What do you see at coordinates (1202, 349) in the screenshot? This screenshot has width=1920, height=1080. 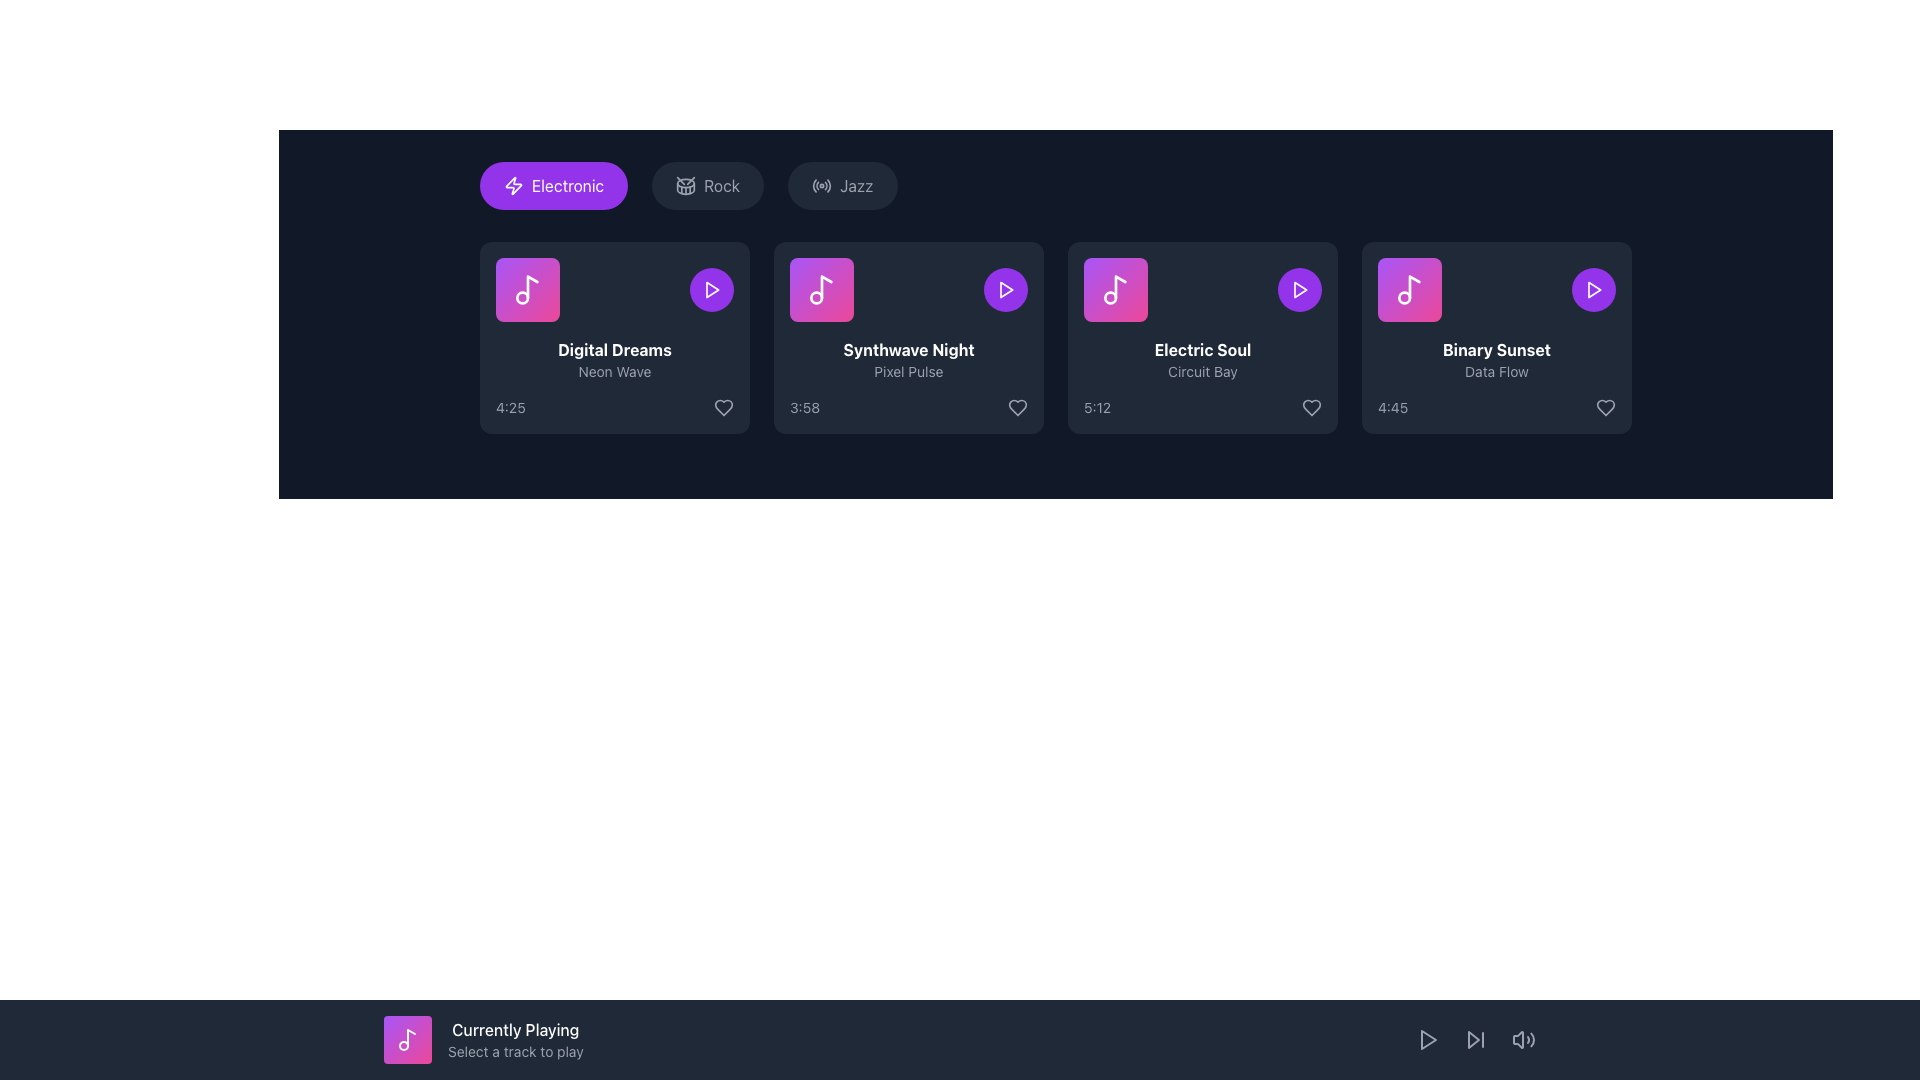 I see `the text label displaying 'Electric Soul' in bold white font, which is centrally located within the card above 'Circuit Bay'` at bounding box center [1202, 349].